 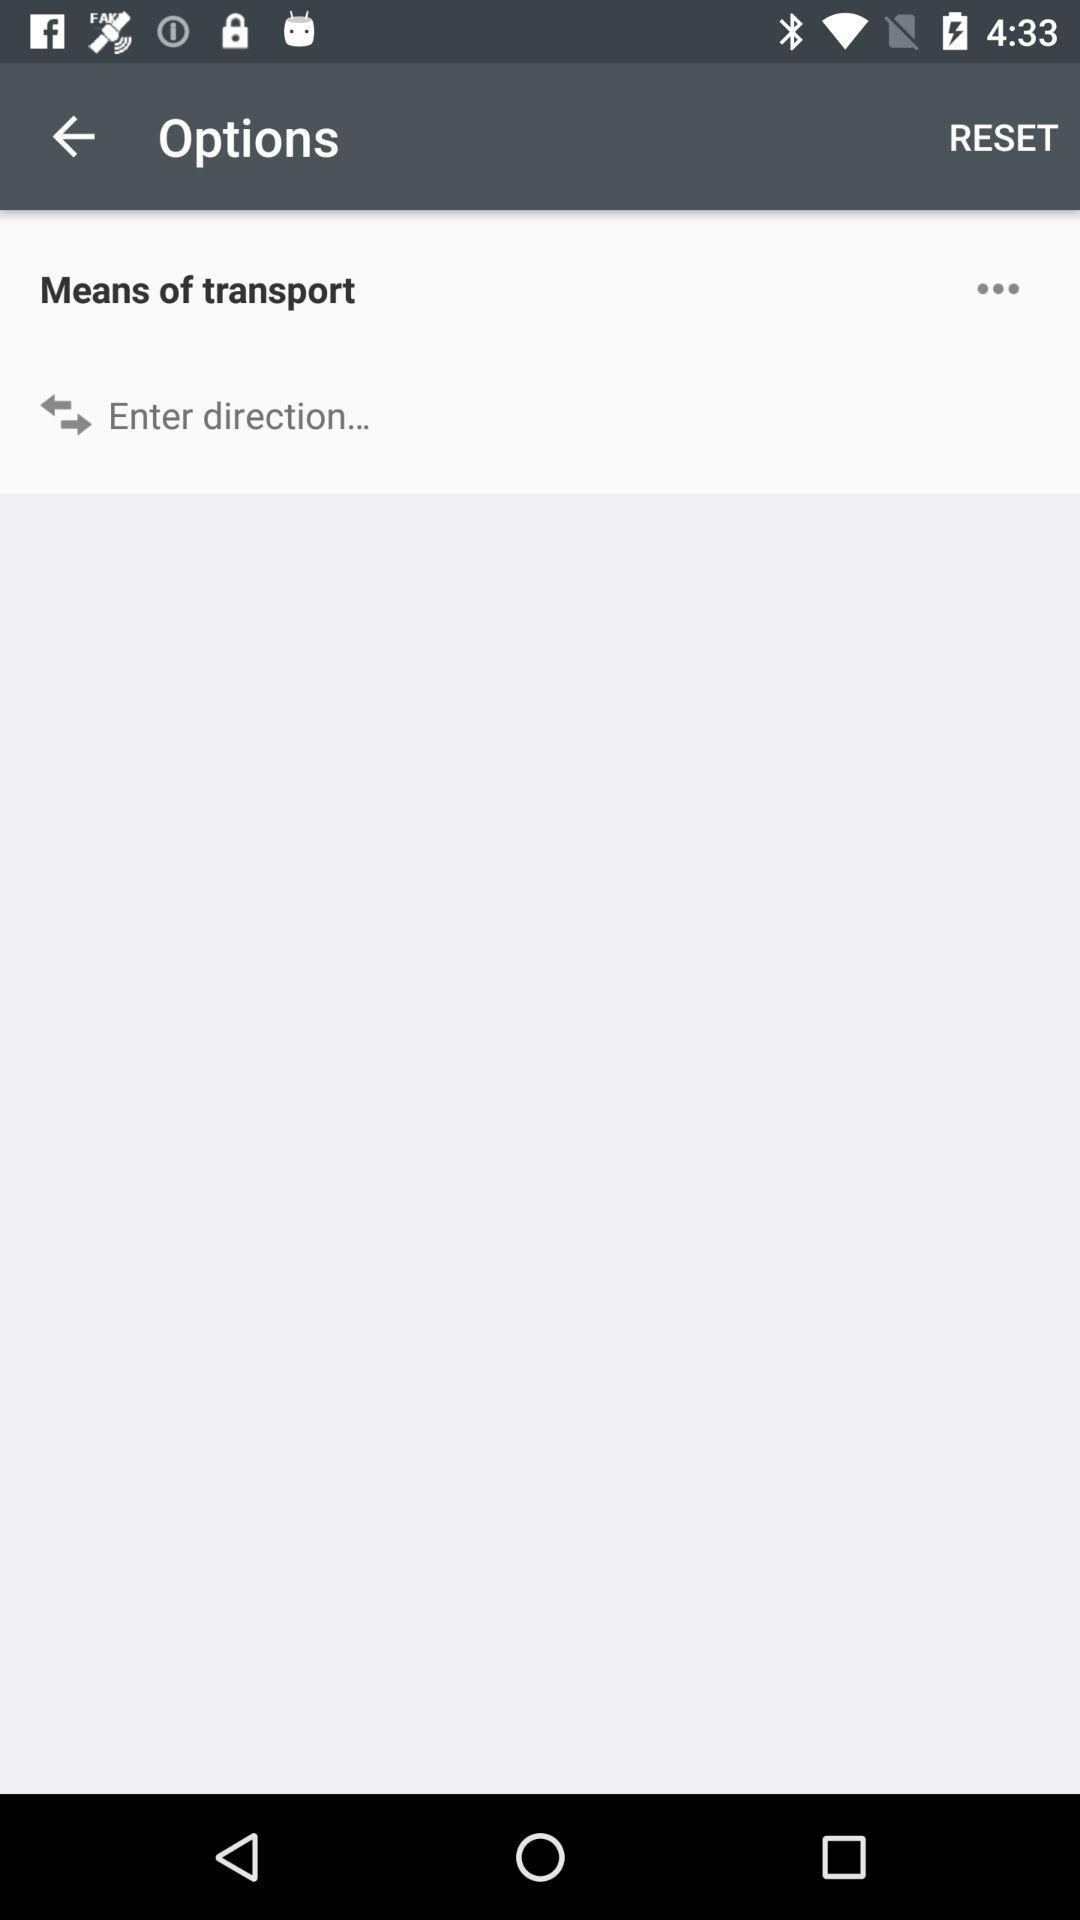 I want to click on the item next to the options item, so click(x=1003, y=135).